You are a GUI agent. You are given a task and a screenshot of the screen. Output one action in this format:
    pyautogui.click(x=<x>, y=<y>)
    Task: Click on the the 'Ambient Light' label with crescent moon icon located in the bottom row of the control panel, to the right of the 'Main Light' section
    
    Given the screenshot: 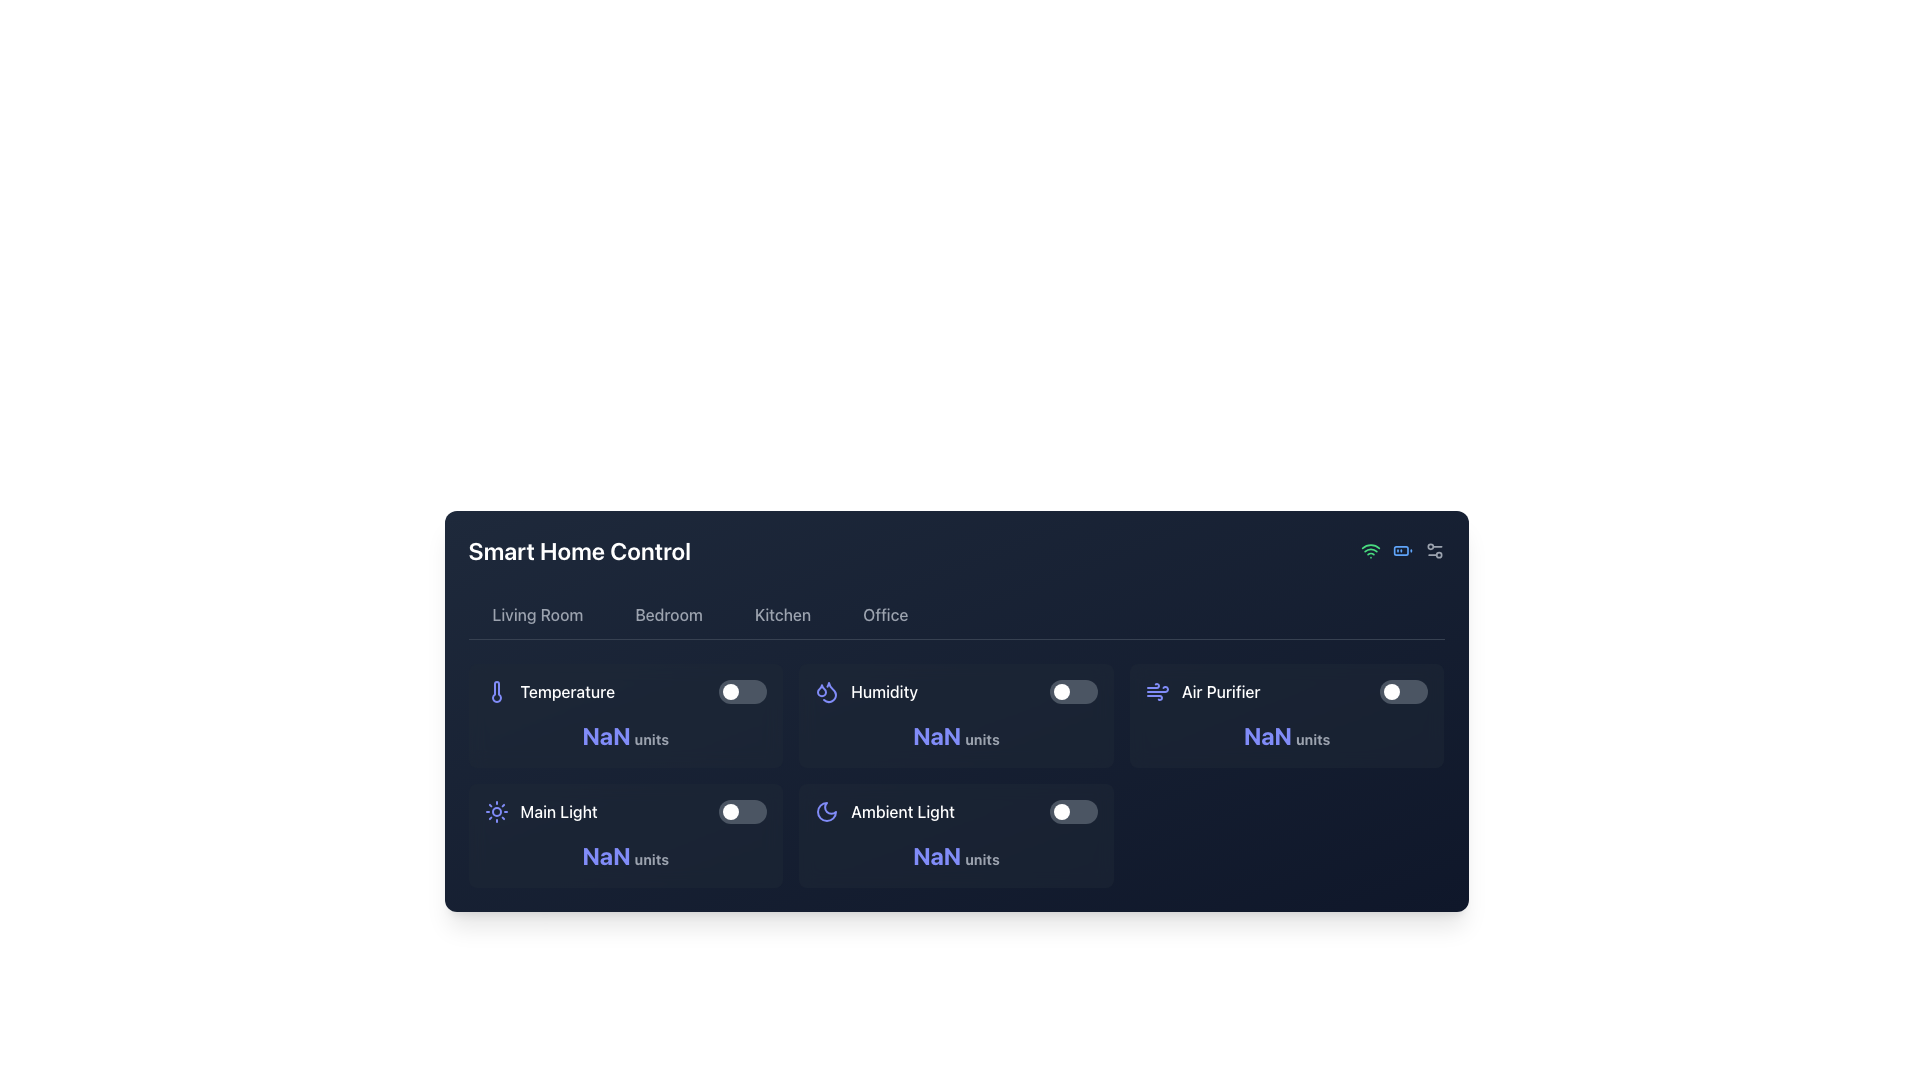 What is the action you would take?
    pyautogui.click(x=884, y=812)
    